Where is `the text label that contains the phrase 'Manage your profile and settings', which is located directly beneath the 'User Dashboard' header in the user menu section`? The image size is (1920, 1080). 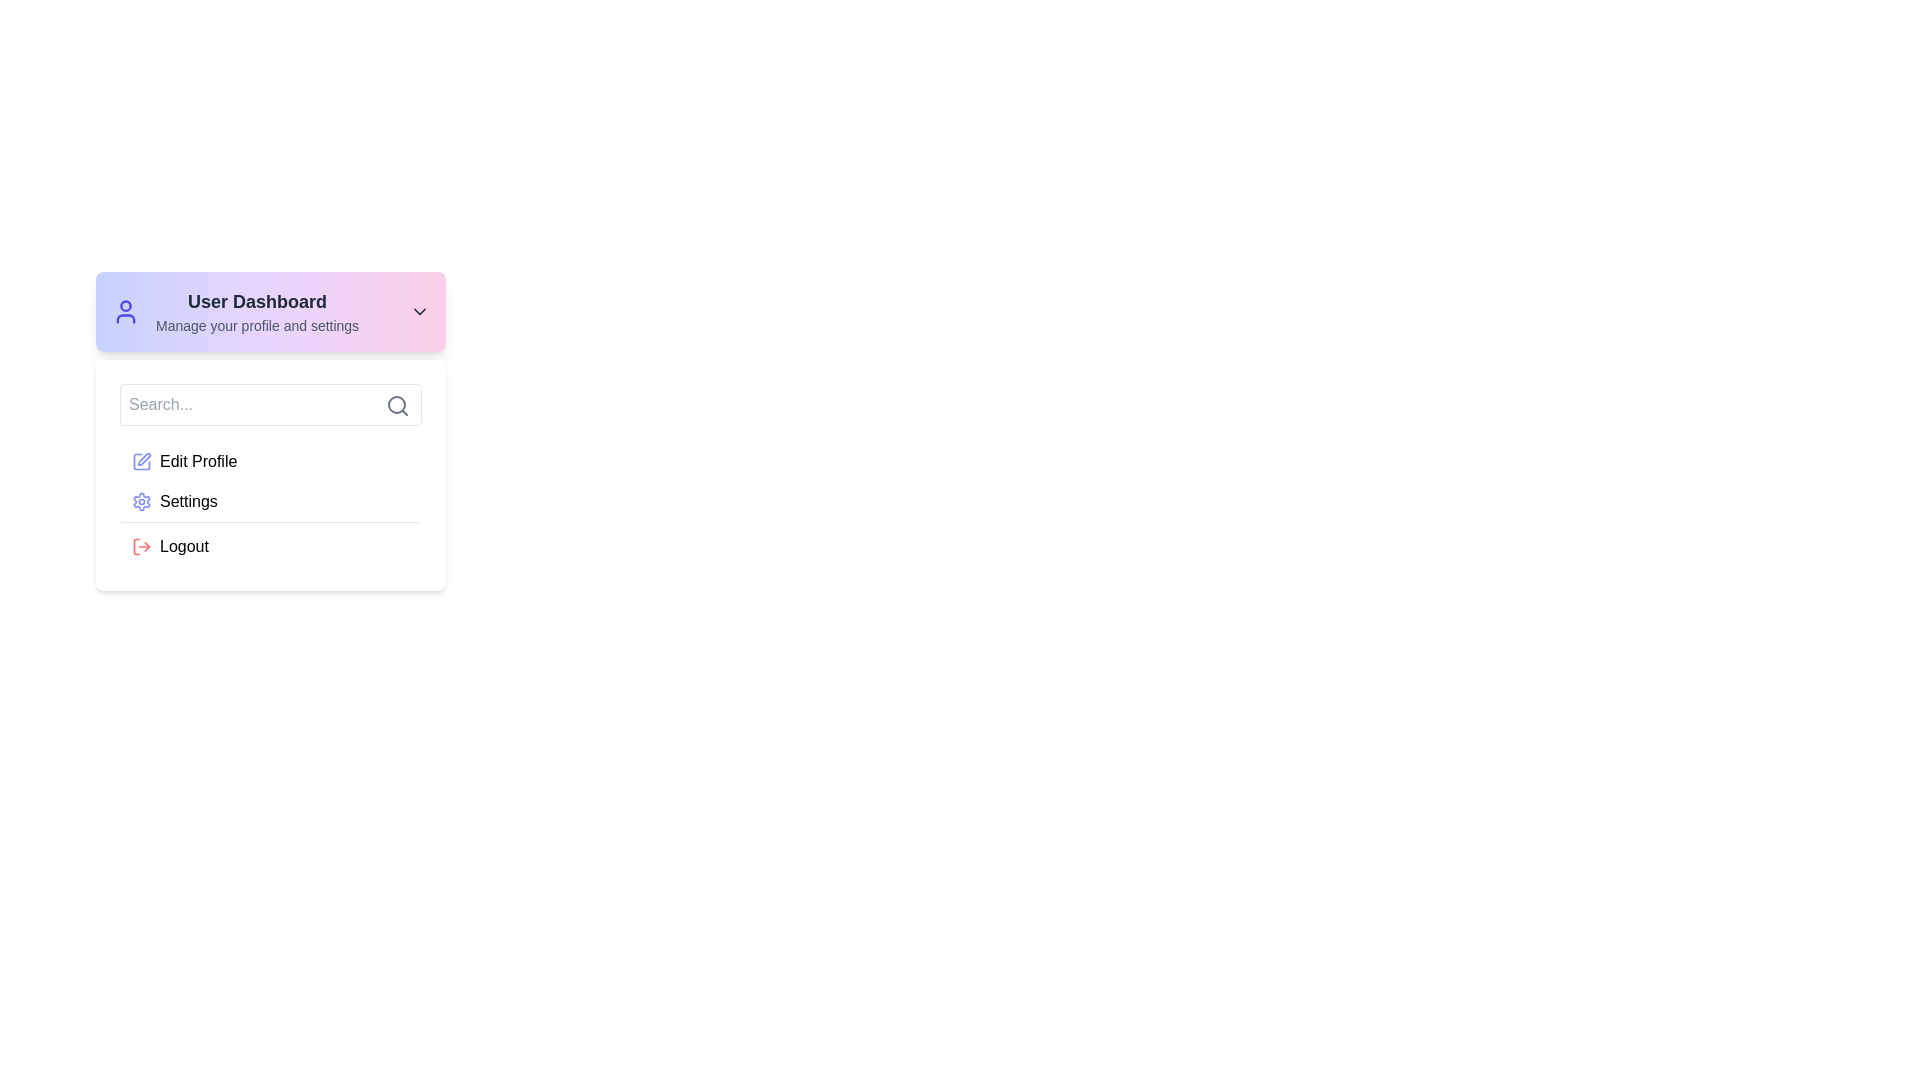
the text label that contains the phrase 'Manage your profile and settings', which is located directly beneath the 'User Dashboard' header in the user menu section is located at coordinates (256, 325).